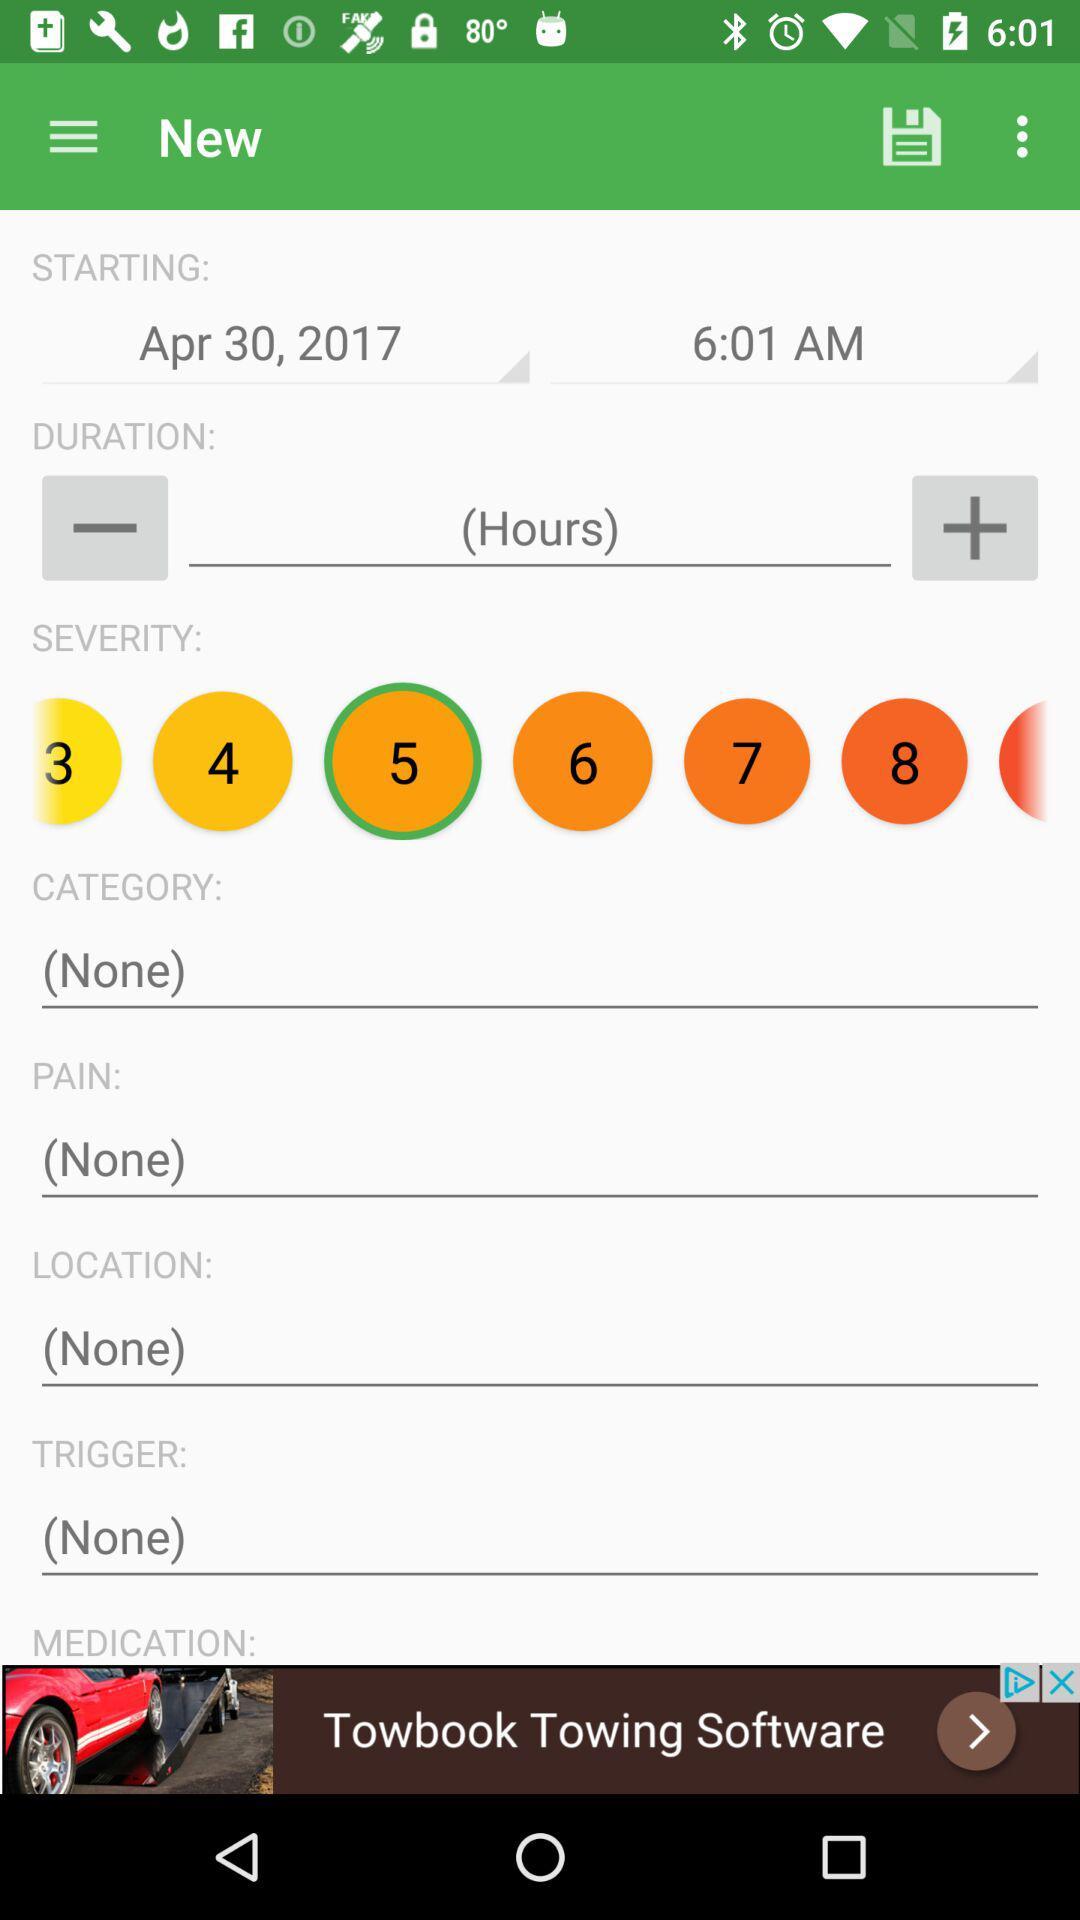 This screenshot has width=1080, height=1920. I want to click on minus option, so click(104, 528).